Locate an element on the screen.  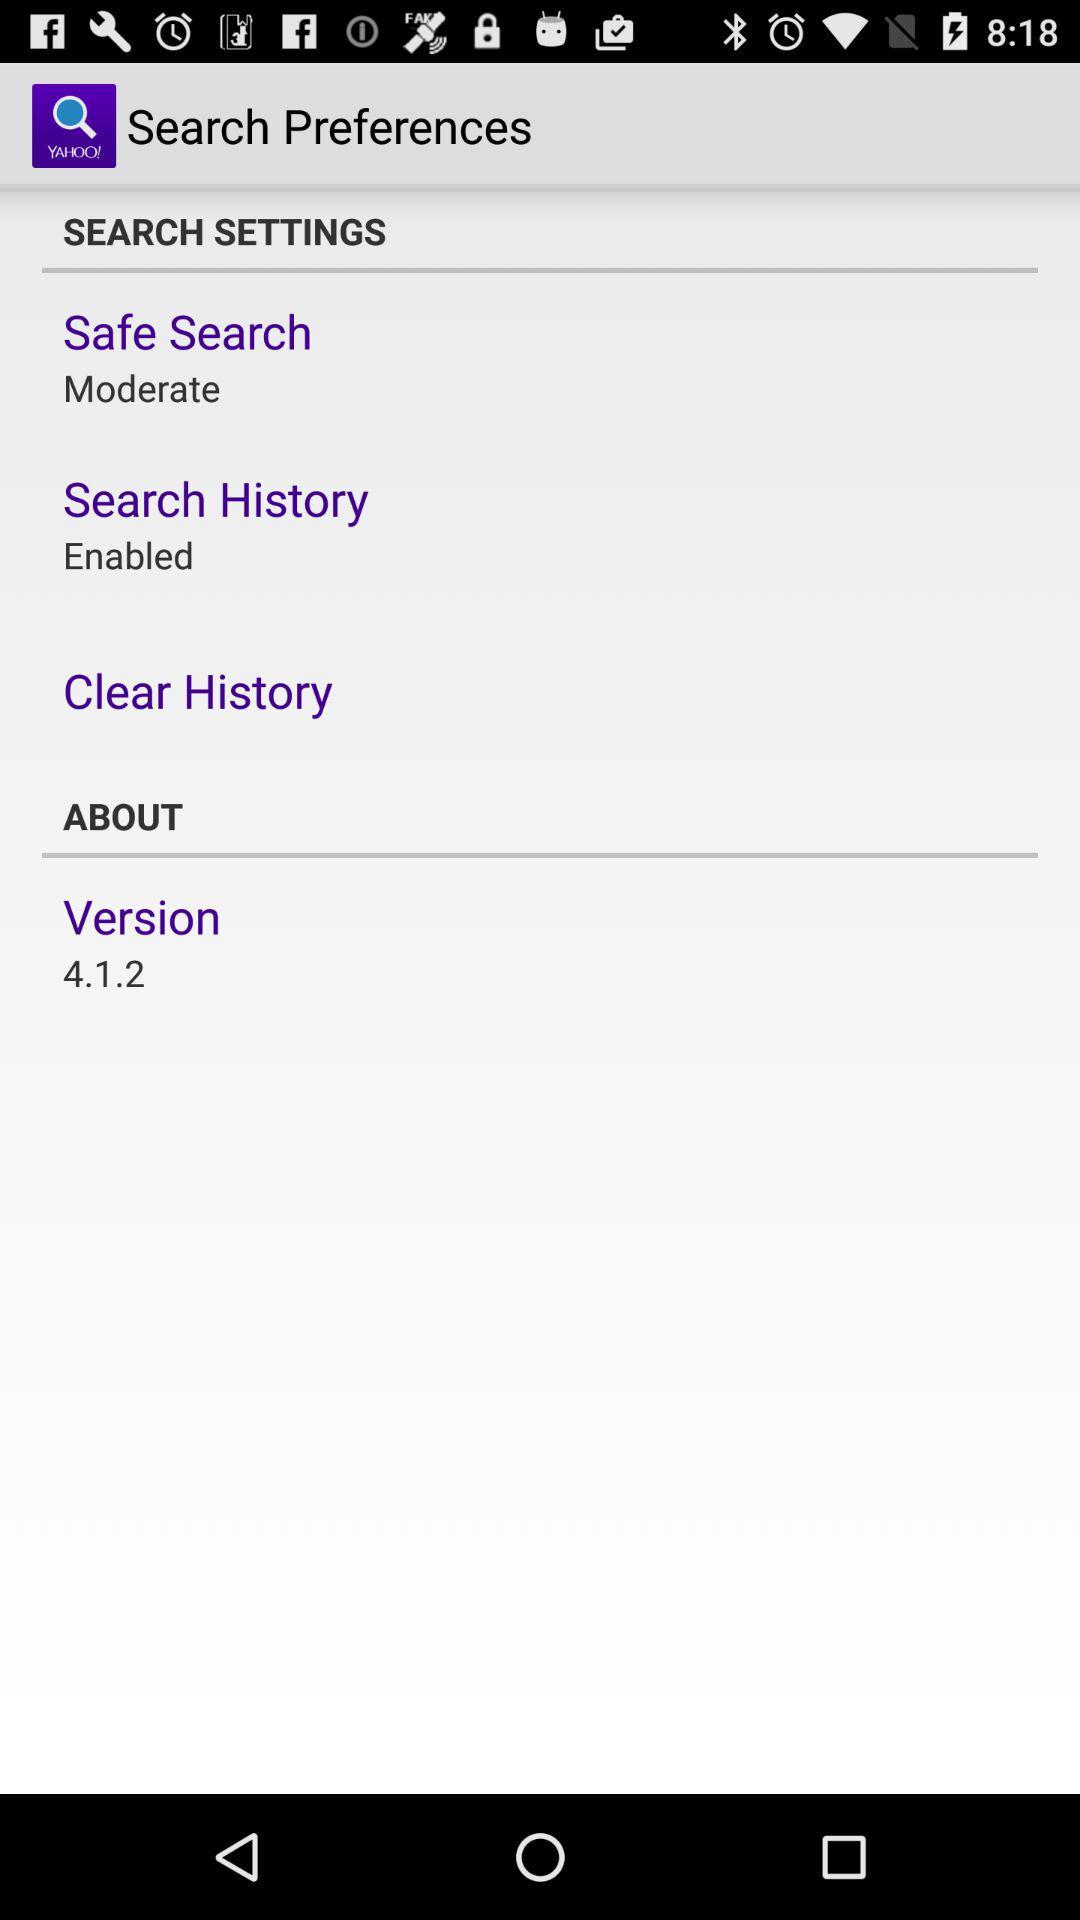
moderate item is located at coordinates (140, 387).